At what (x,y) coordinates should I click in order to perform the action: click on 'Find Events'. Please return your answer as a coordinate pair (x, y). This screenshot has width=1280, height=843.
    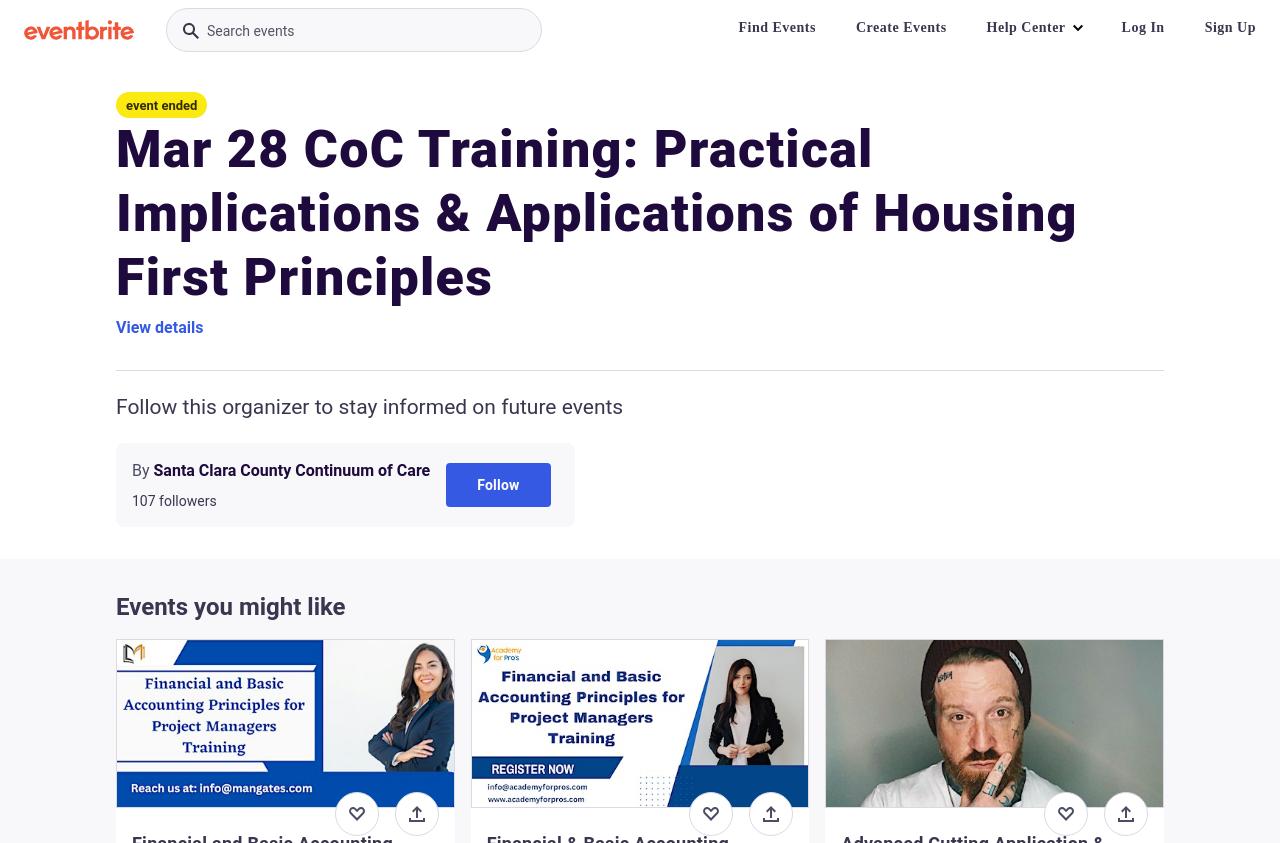
    Looking at the image, I should click on (775, 26).